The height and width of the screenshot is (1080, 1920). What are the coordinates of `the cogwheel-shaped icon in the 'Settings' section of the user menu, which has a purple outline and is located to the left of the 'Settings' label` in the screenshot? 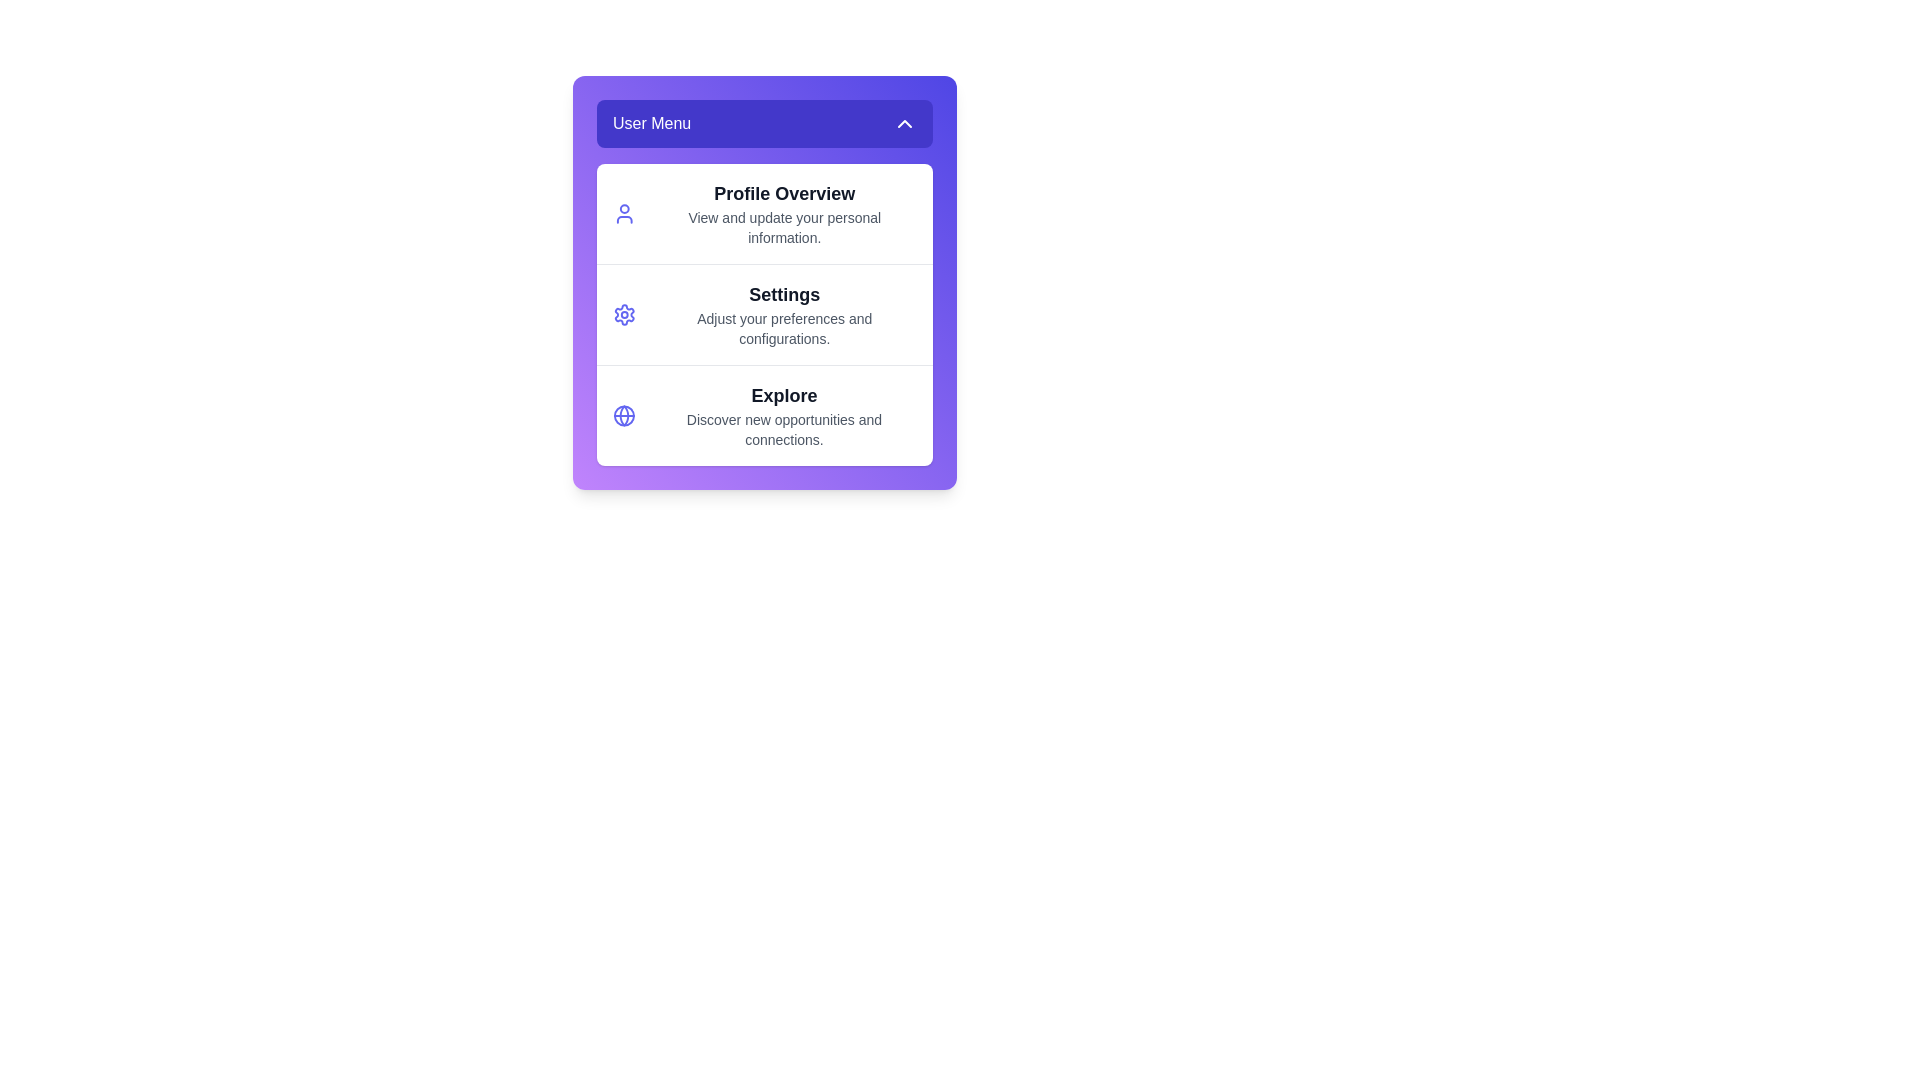 It's located at (623, 315).